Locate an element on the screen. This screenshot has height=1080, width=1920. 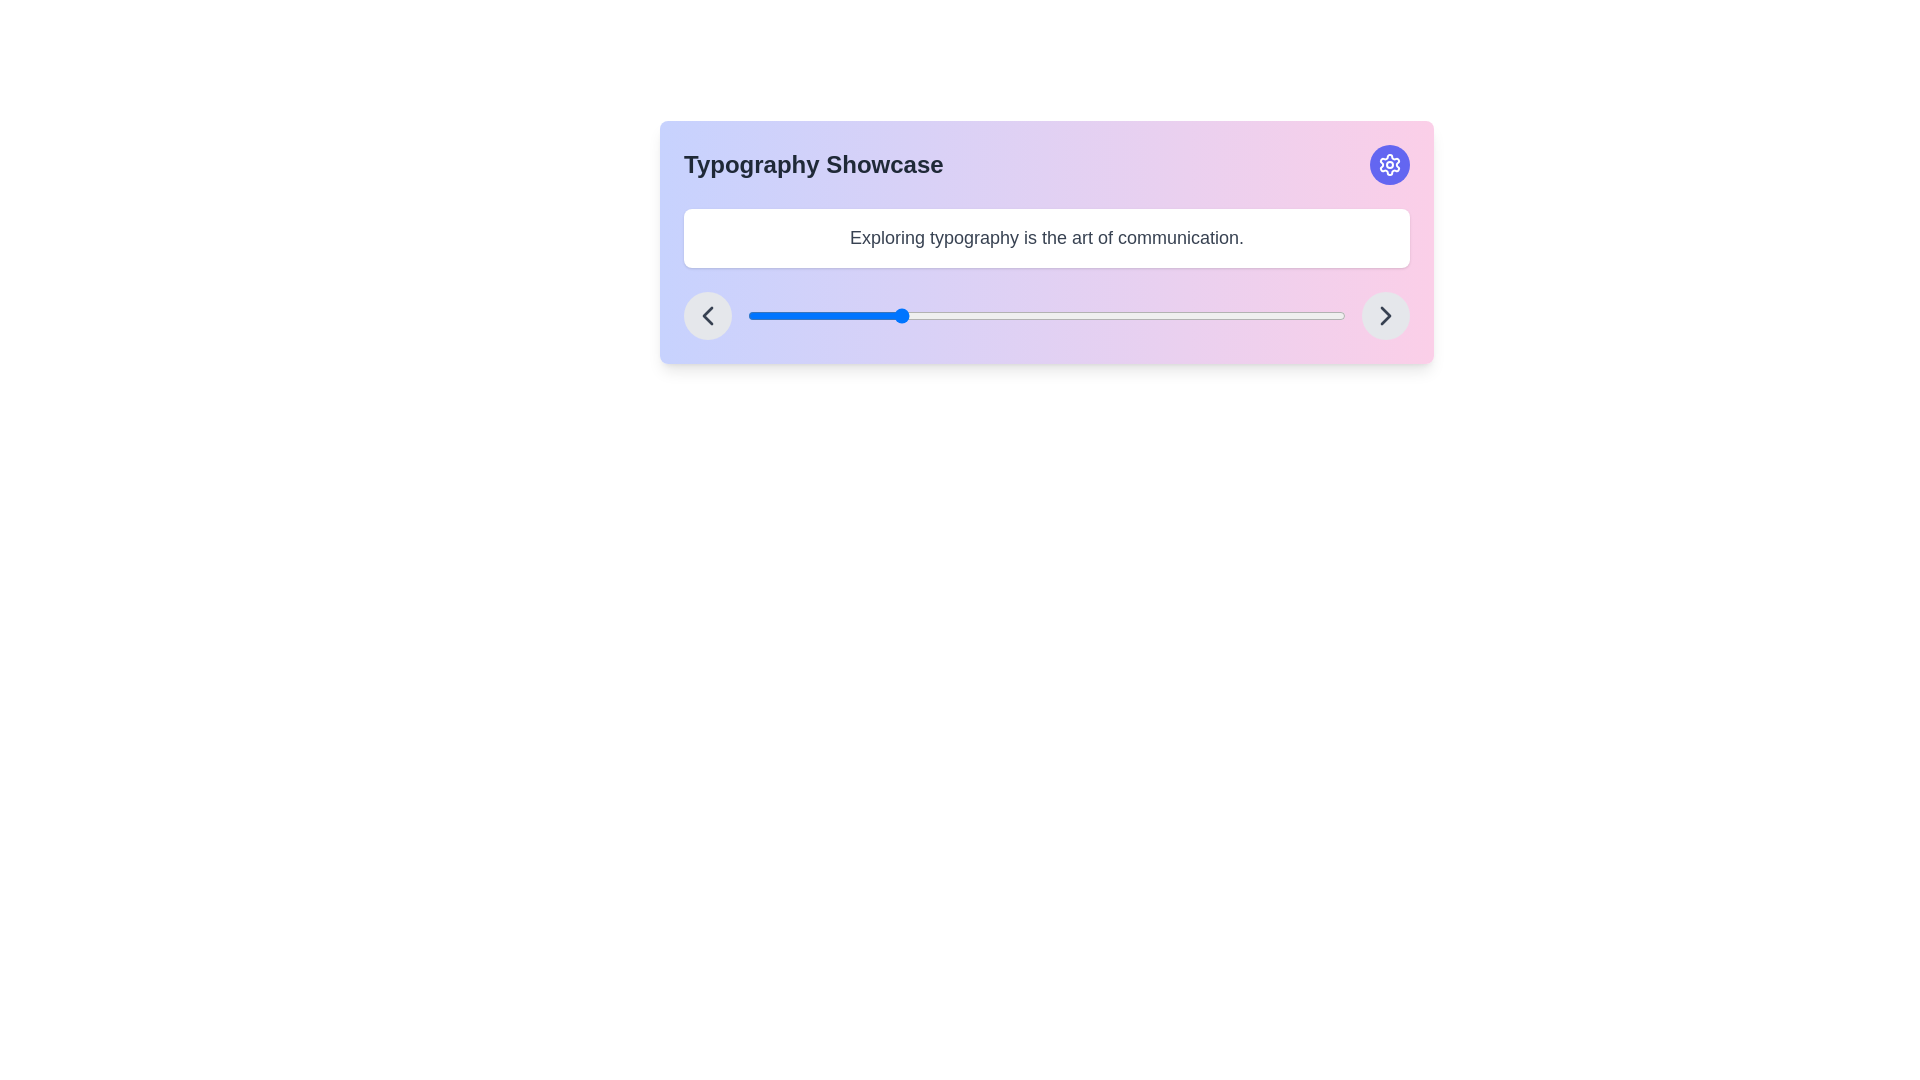
the small triangular left-pointing chevron icon is located at coordinates (708, 315).